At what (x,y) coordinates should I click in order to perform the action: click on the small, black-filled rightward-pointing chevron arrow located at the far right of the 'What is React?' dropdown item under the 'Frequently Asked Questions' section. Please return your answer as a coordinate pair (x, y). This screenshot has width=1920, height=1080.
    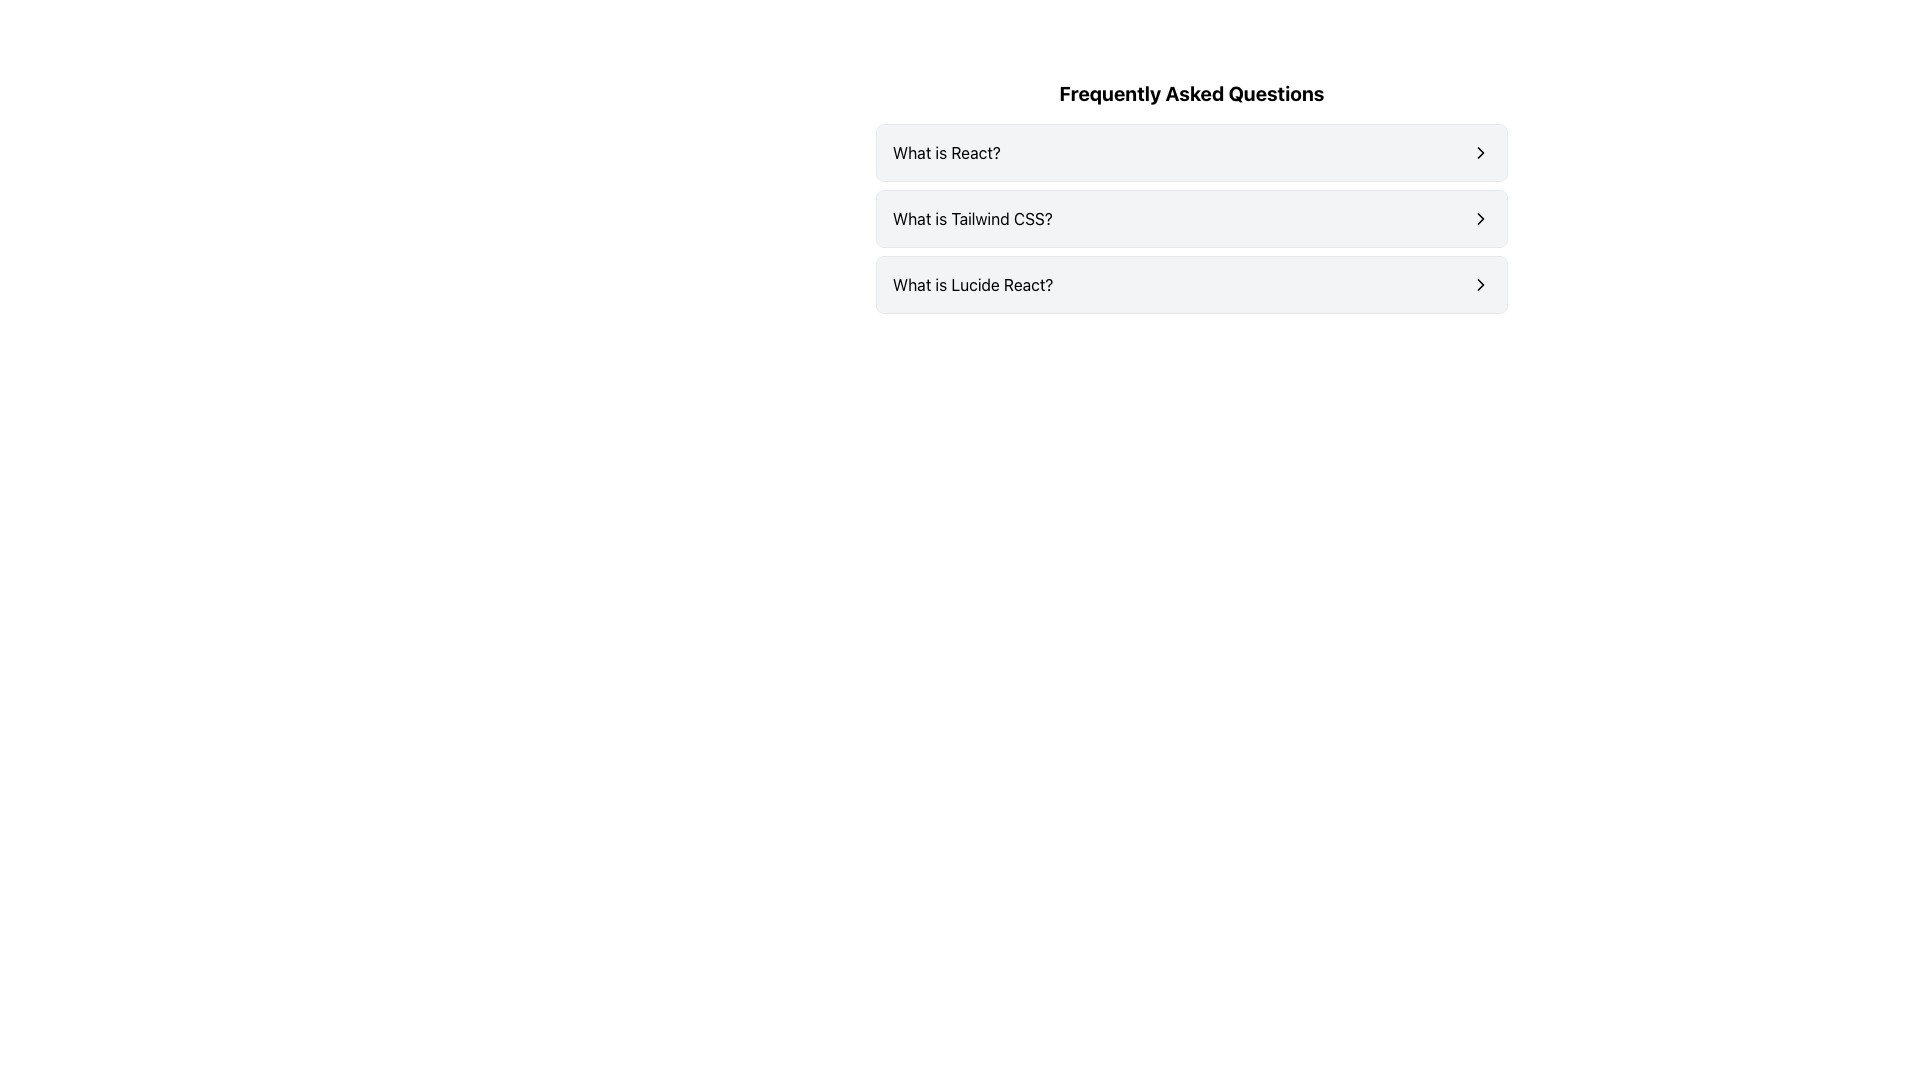
    Looking at the image, I should click on (1481, 152).